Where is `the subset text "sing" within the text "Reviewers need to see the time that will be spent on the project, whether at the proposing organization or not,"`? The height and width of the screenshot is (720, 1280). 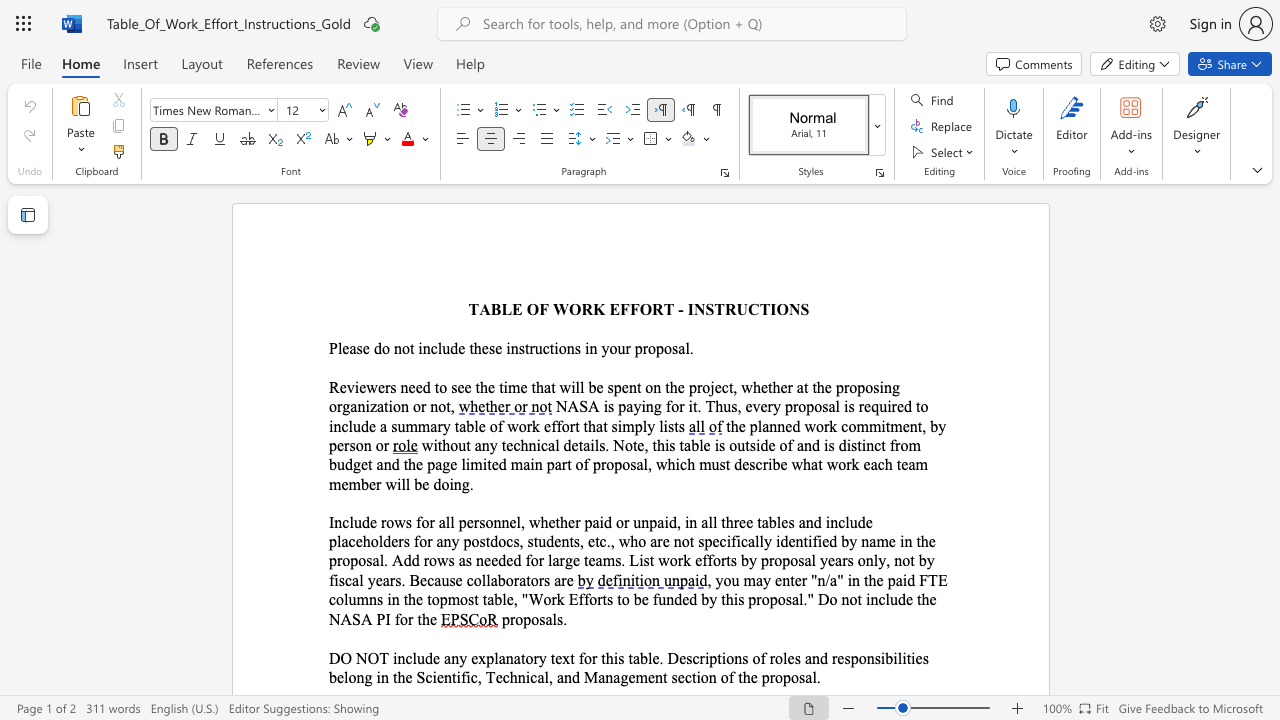 the subset text "sing" within the text "Reviewers need to see the time that will be spent on the project, whether at the proposing organization or not," is located at coordinates (873, 387).